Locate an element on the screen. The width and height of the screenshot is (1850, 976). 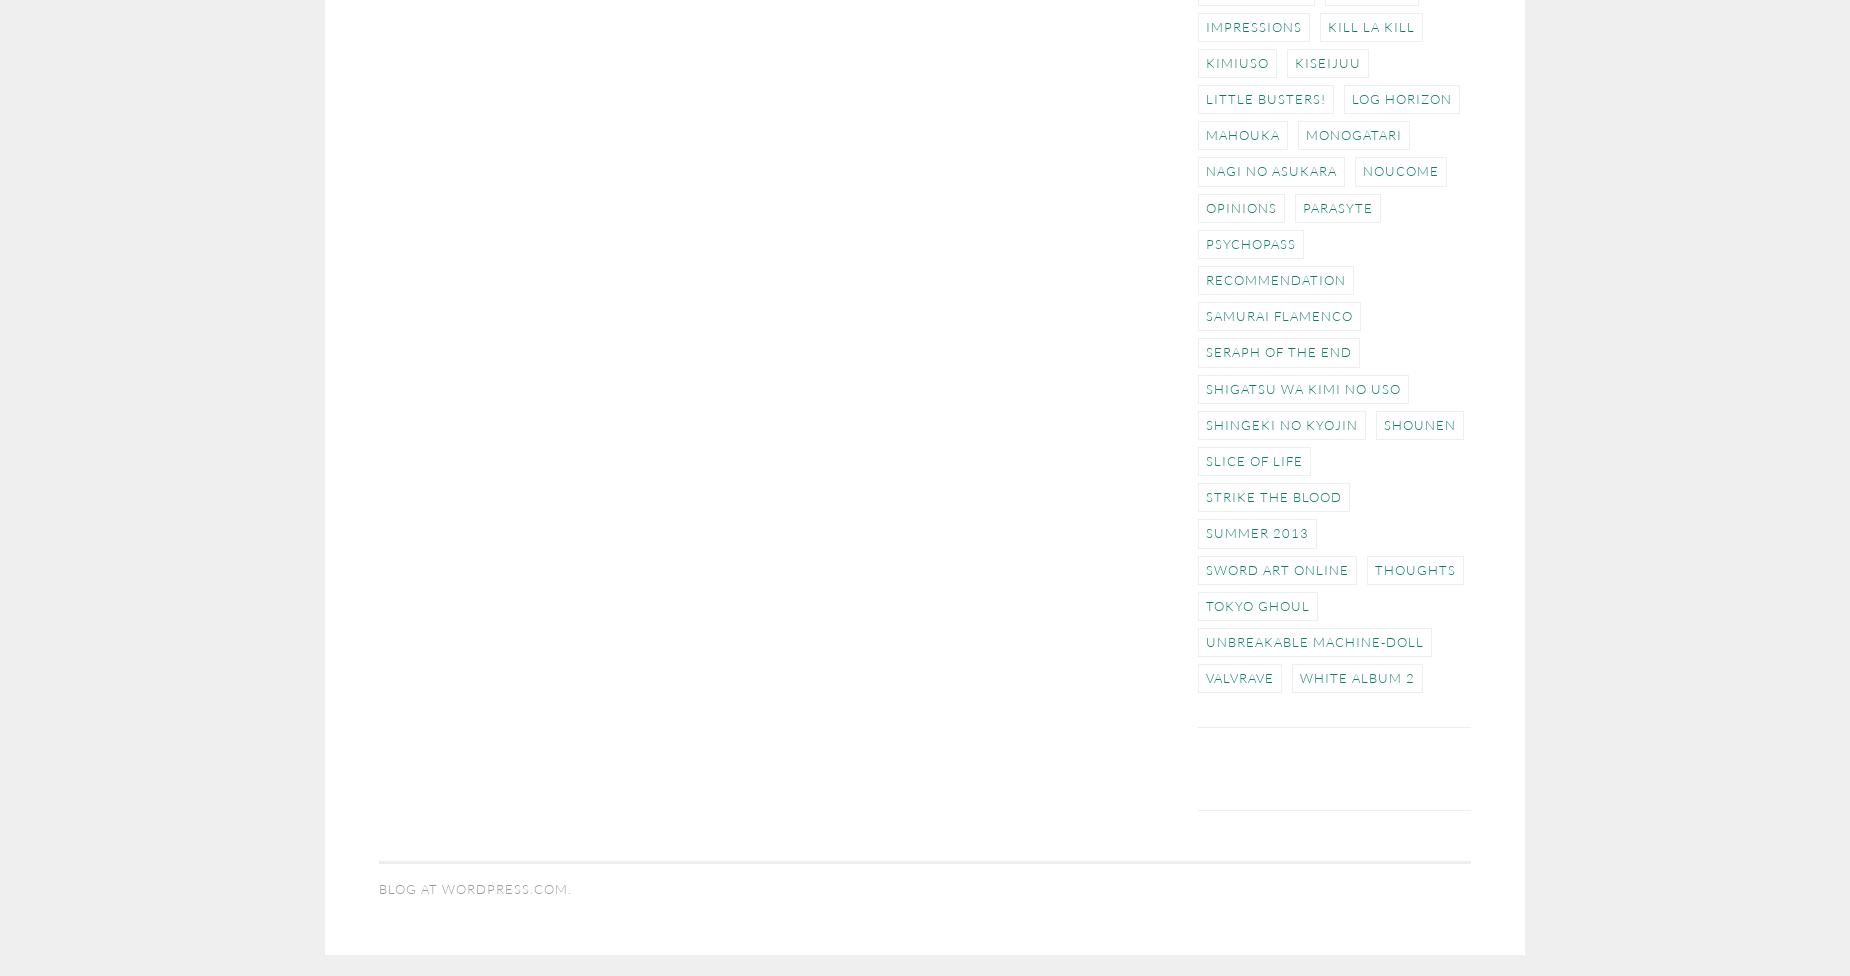
'PsychoPass' is located at coordinates (1249, 242).